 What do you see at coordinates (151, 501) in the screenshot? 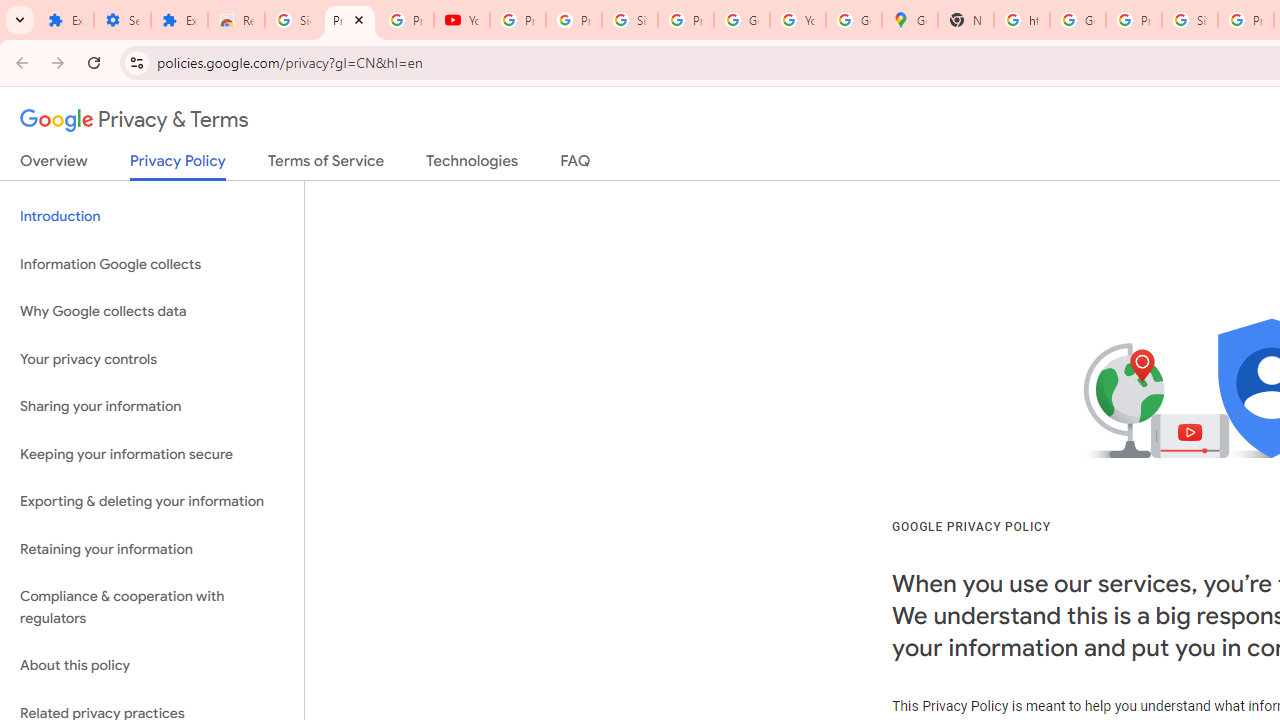
I see `'Exporting & deleting your information'` at bounding box center [151, 501].